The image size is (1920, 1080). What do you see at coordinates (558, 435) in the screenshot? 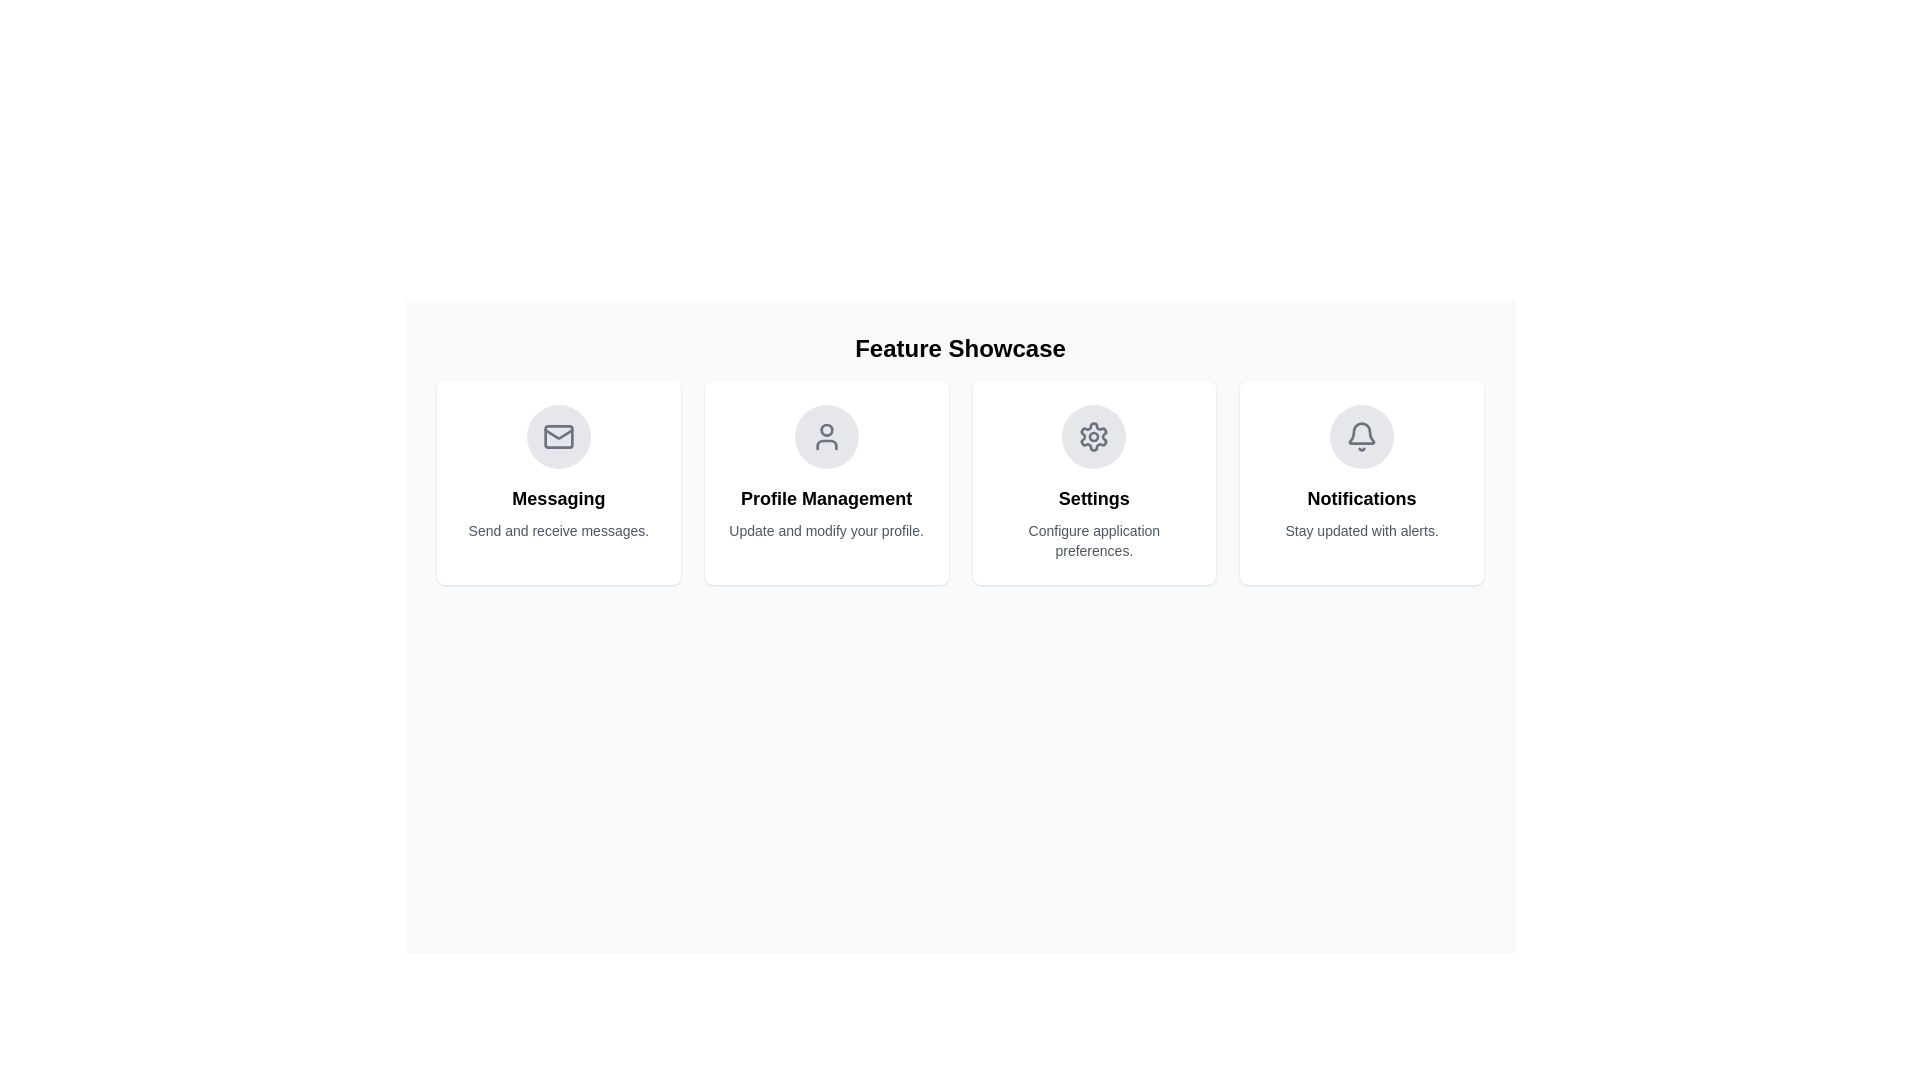
I see `the rectangular shape that is part of the envelope icon in the 'Messaging' section, which represents the content area of the envelope` at bounding box center [558, 435].